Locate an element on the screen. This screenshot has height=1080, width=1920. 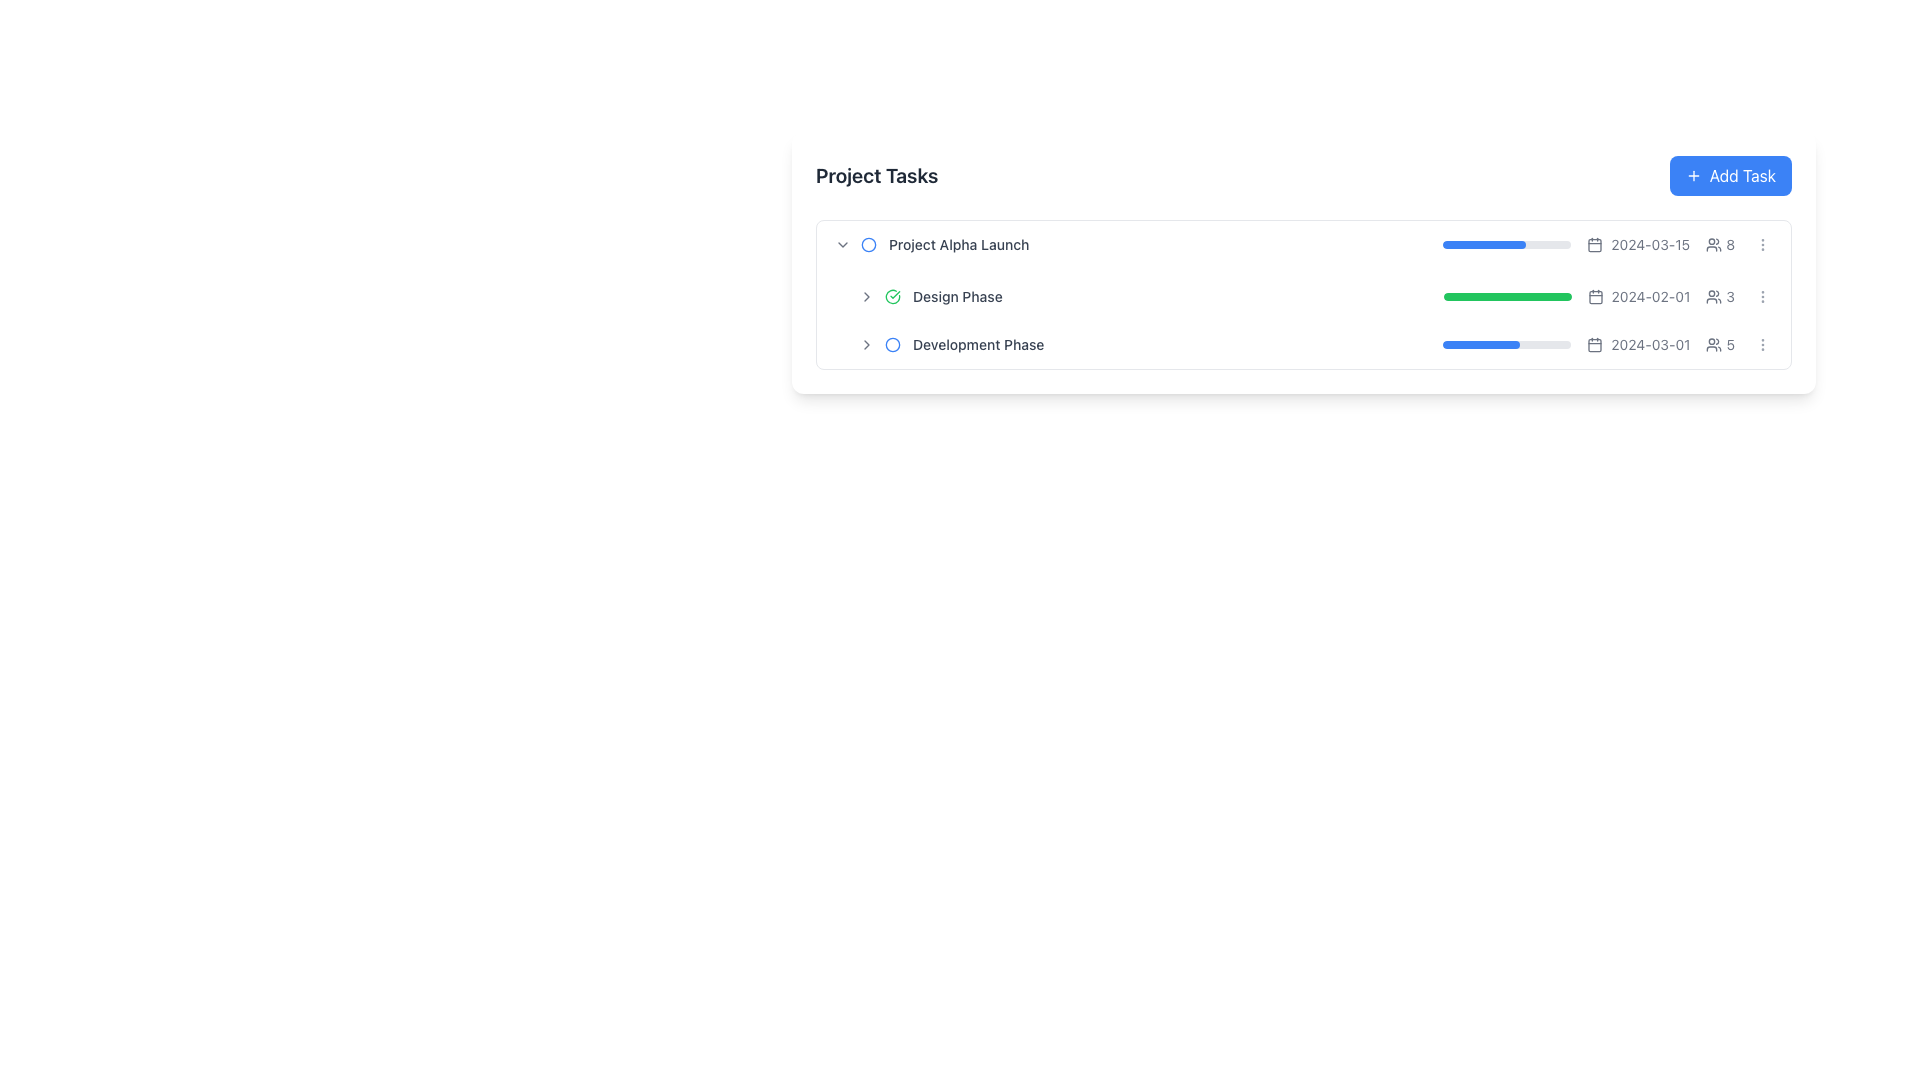
the progress bar indicating 60% completion for the task titled 'Development Phase' located below the date '2024-03-01' is located at coordinates (1507, 343).